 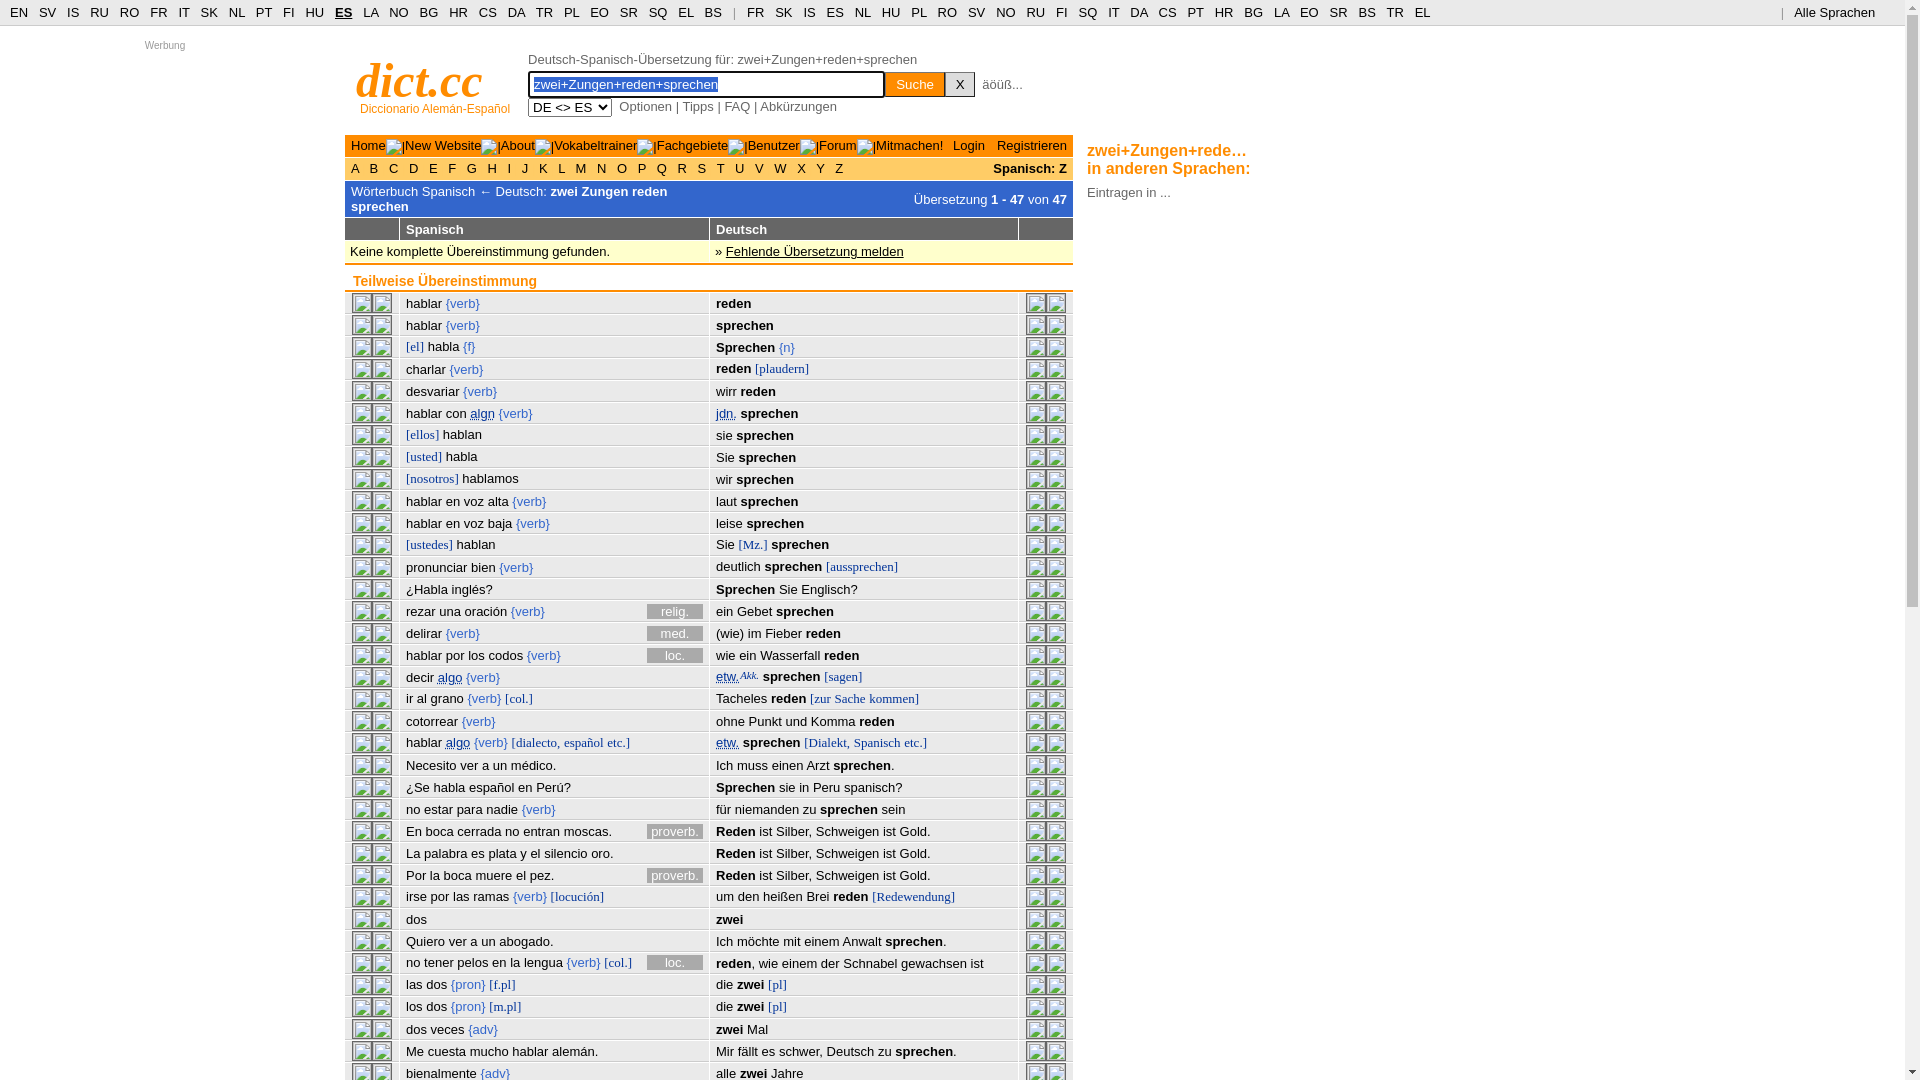 What do you see at coordinates (771, 742) in the screenshot?
I see `'sprechen'` at bounding box center [771, 742].